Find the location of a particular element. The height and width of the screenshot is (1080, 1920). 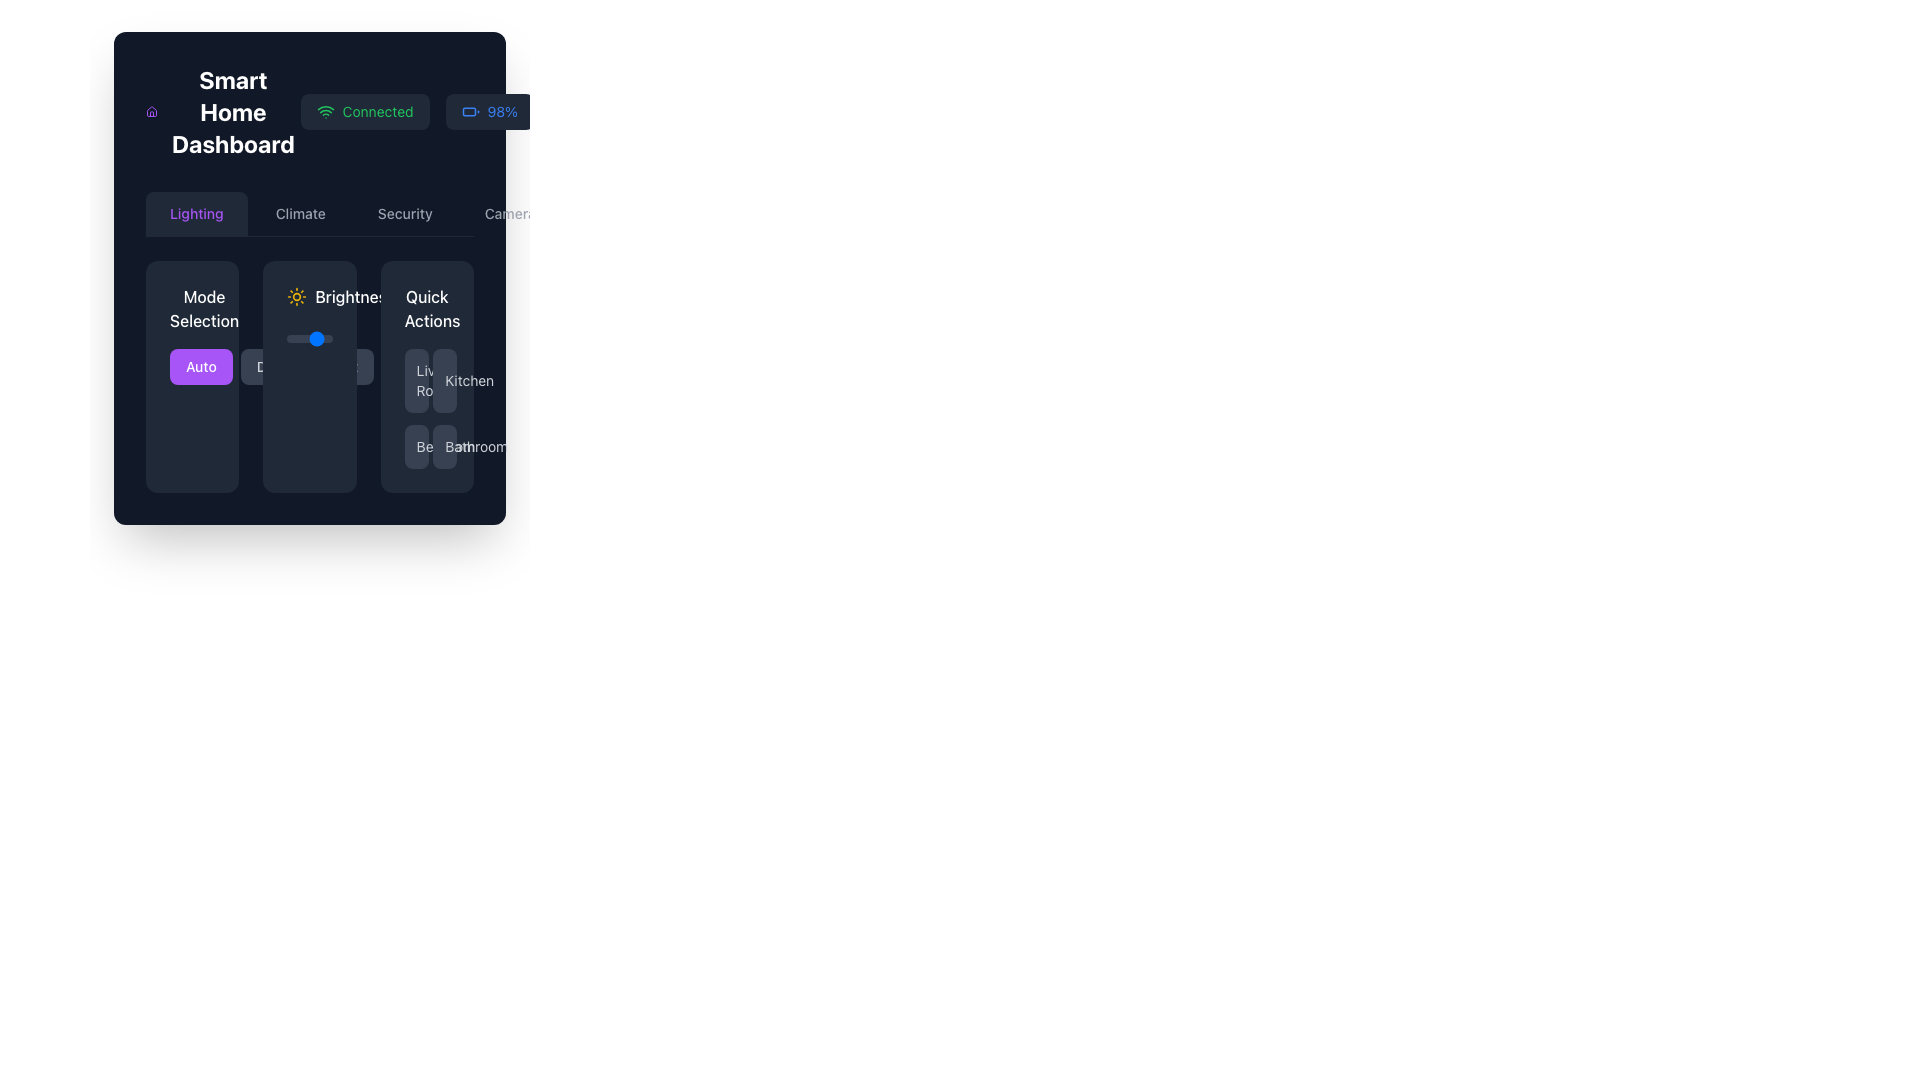

the 'Cameras' navigation tab located at the top of the dark-themed dashboard to switch to the Cameras section is located at coordinates (513, 213).